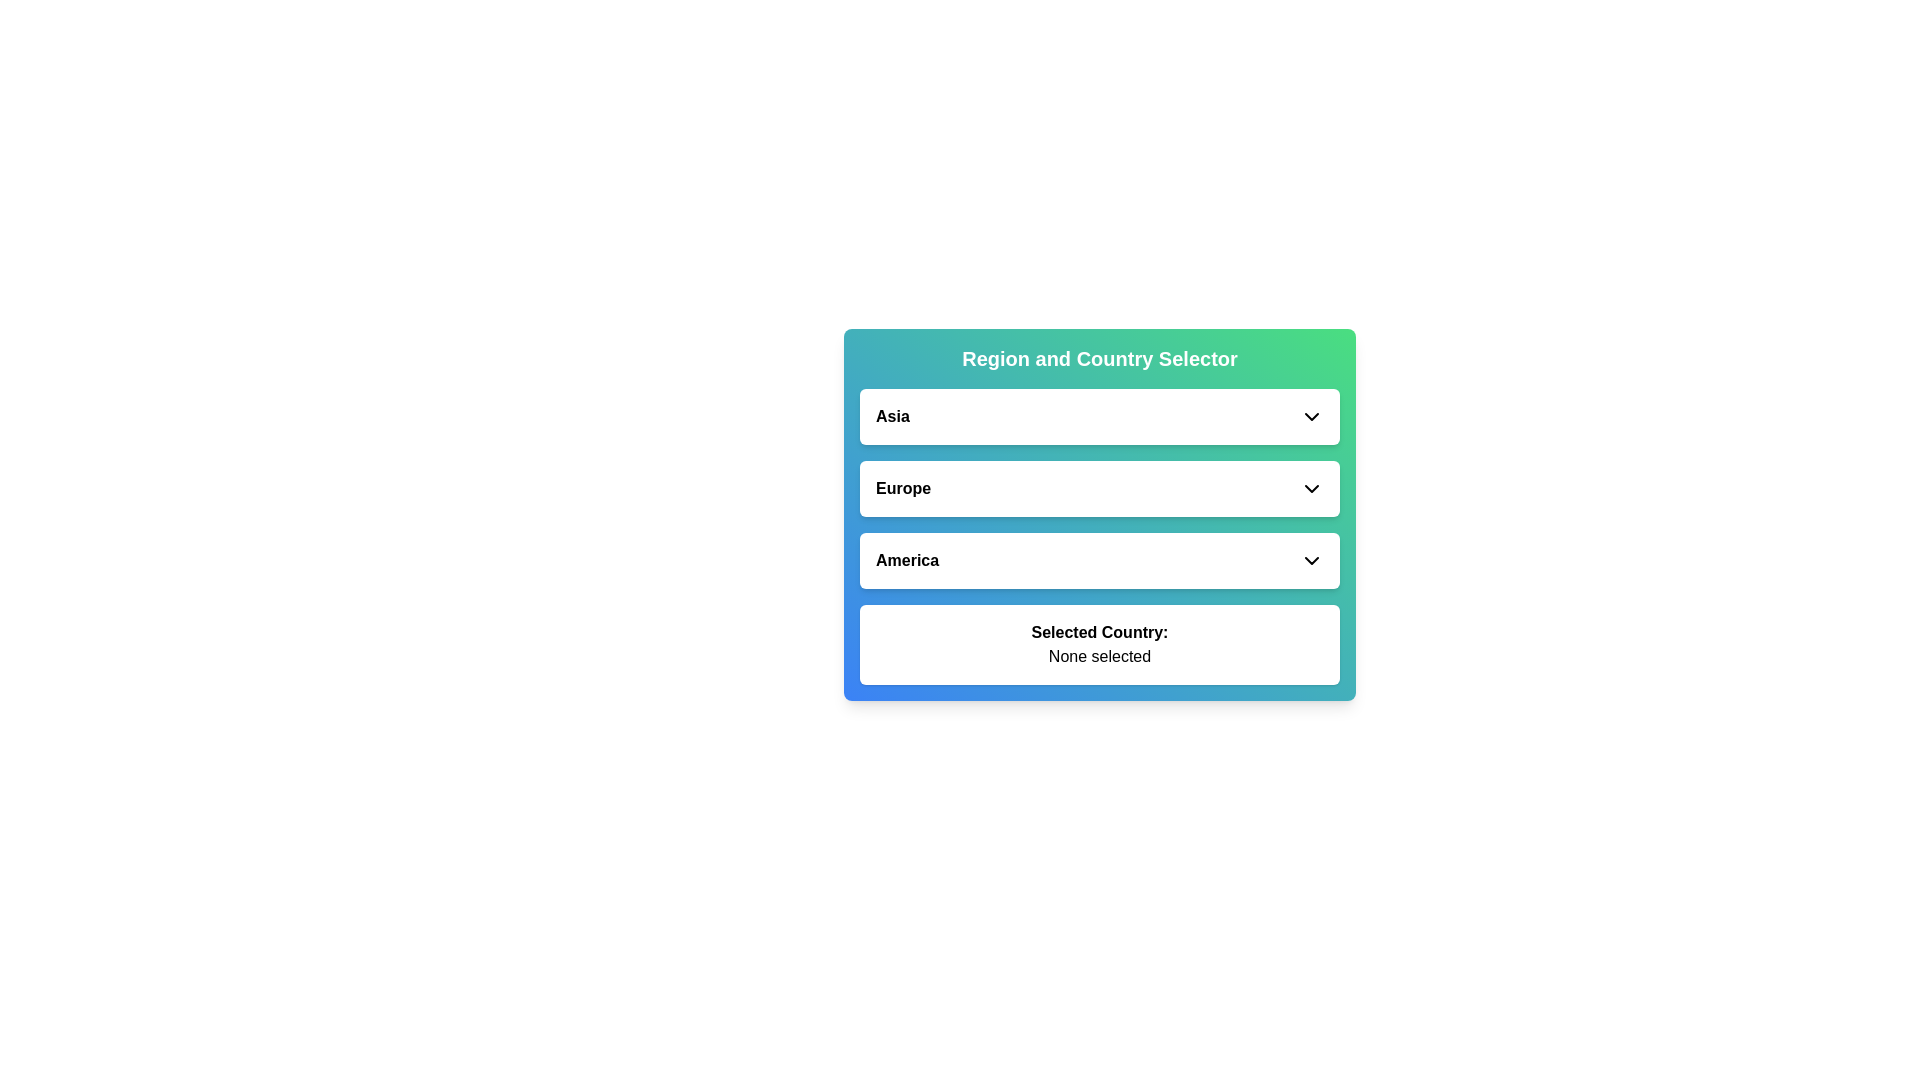 The width and height of the screenshot is (1920, 1080). I want to click on the text label representing a selectable option within the dropdown menu for choosing a region, located centrally in the 'Region and Country Selector' interface, so click(902, 489).